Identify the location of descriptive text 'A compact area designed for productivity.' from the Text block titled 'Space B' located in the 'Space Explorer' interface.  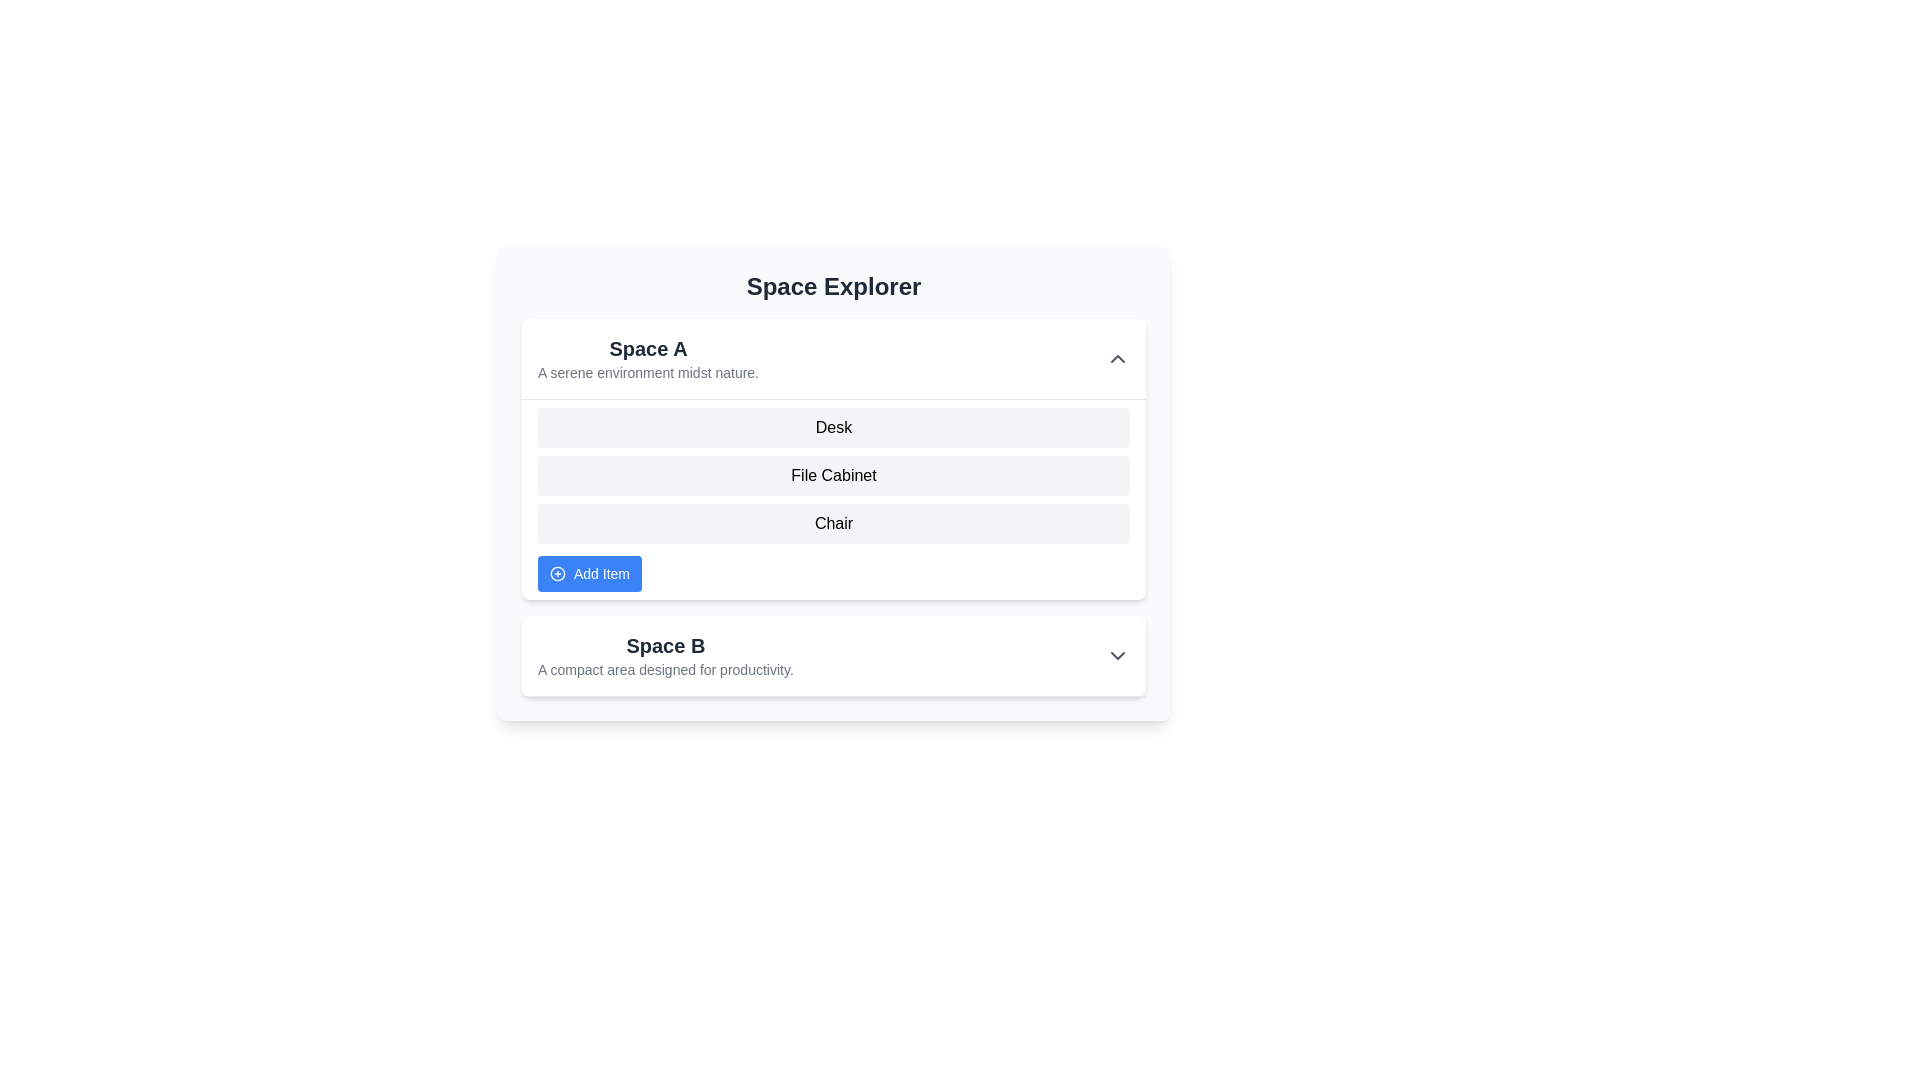
(665, 655).